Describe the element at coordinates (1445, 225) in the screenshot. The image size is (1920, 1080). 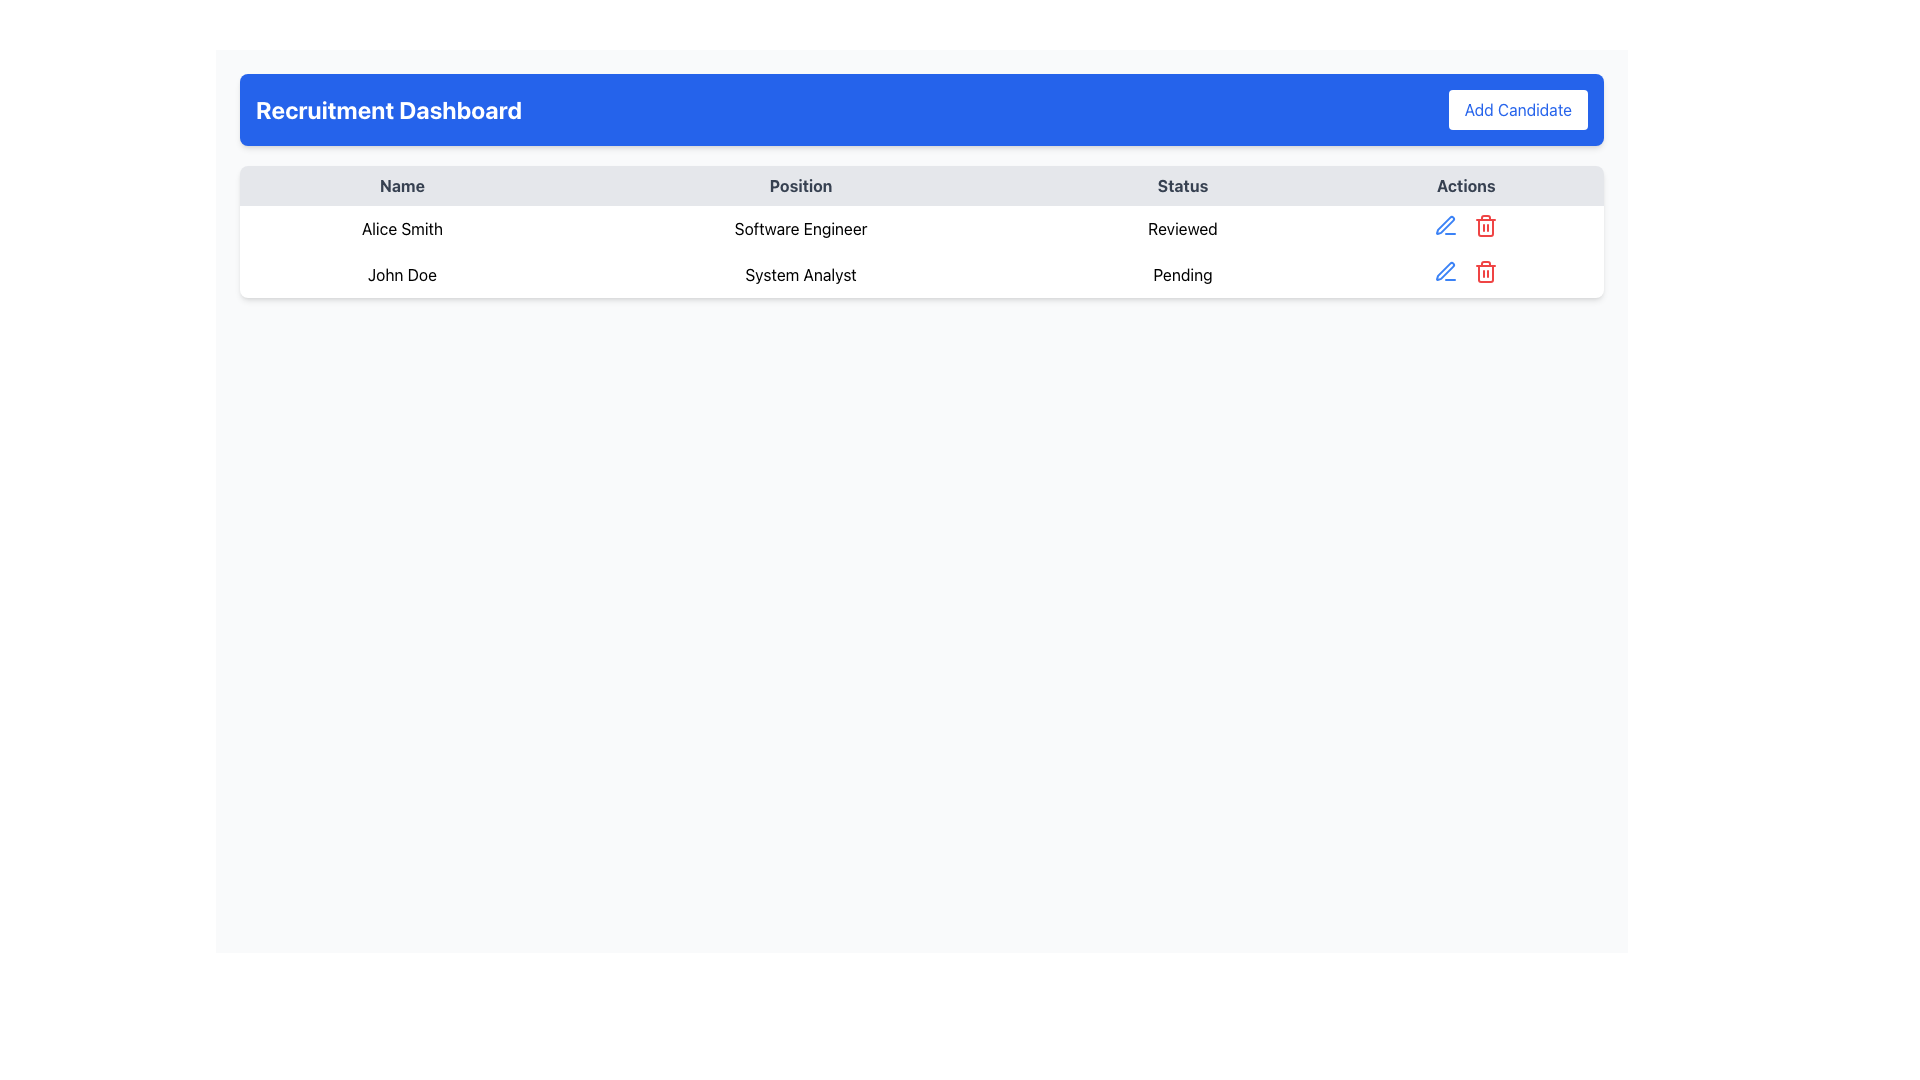
I see `the blue pen icon in the 'Actions' column corresponding to John Doe` at that location.